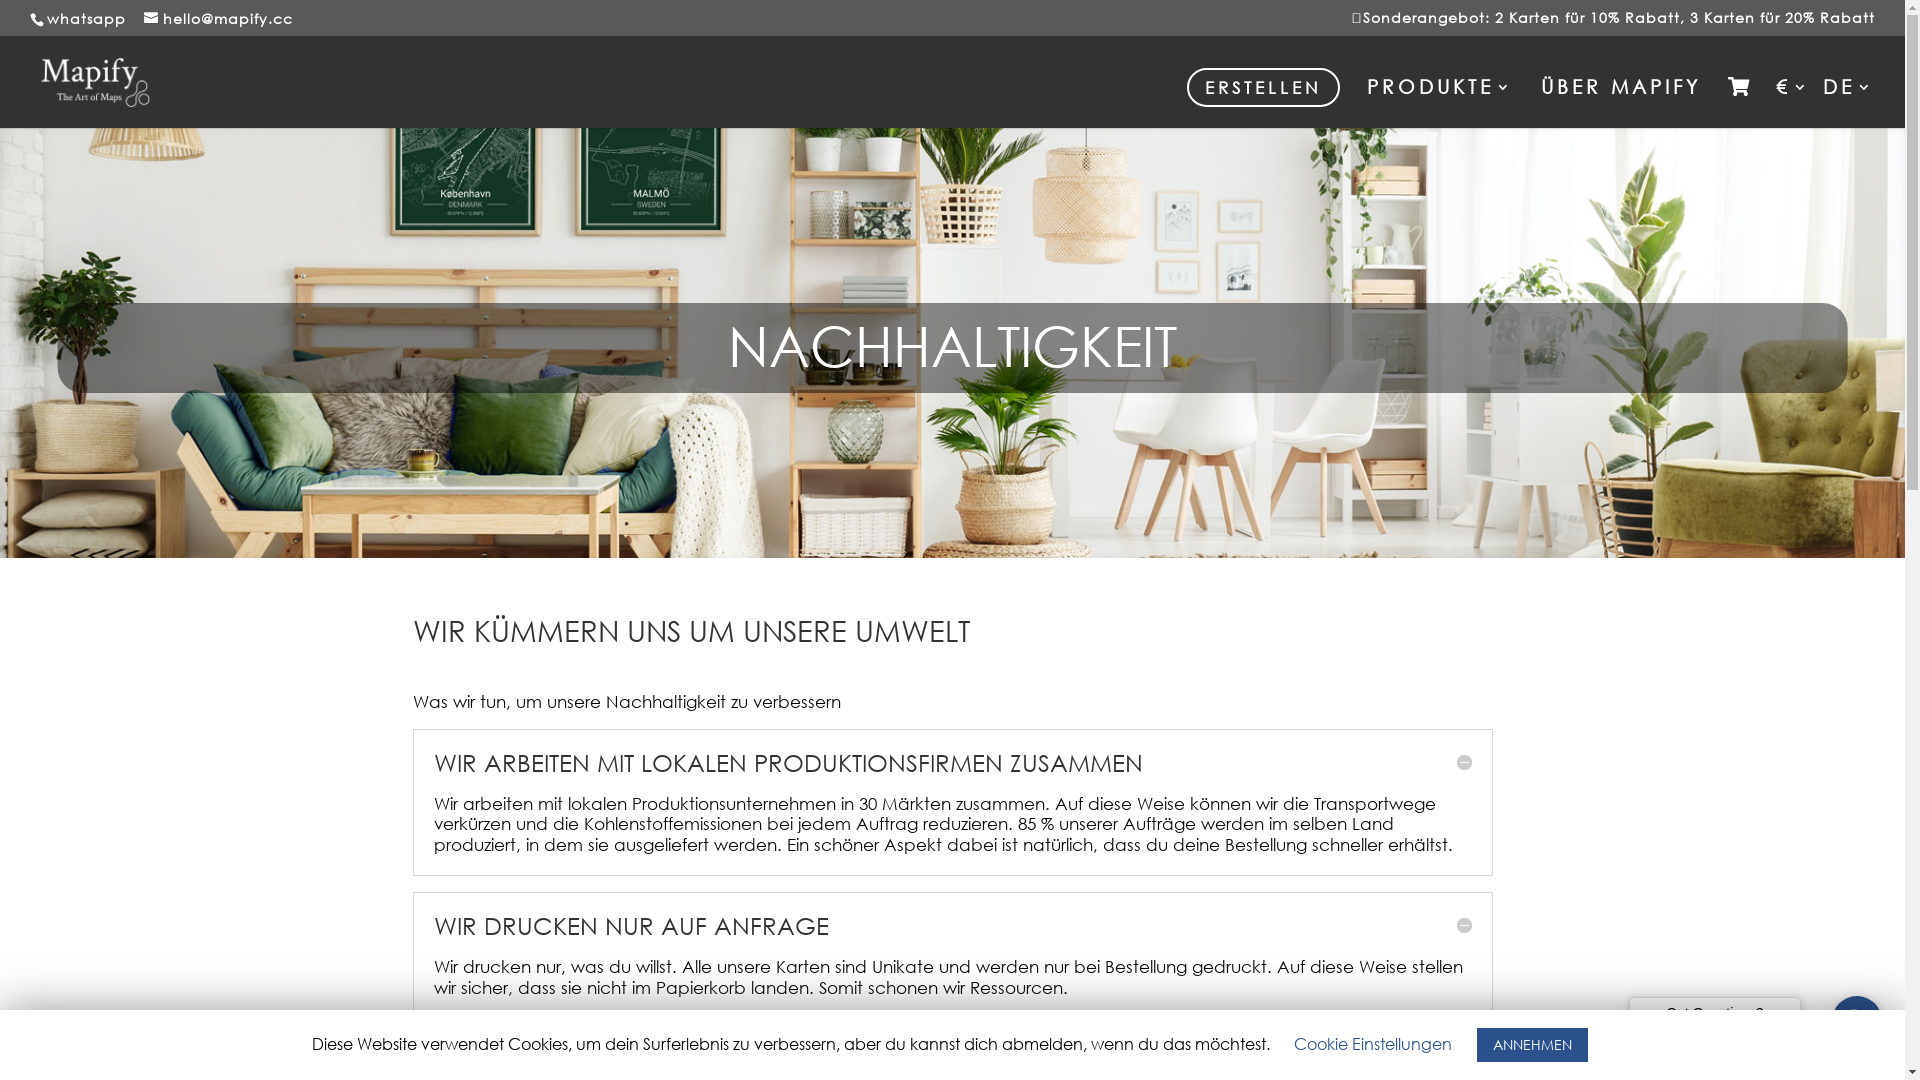 This screenshot has width=1920, height=1080. Describe the element at coordinates (1186, 86) in the screenshot. I see `'ERSTELLEN'` at that location.